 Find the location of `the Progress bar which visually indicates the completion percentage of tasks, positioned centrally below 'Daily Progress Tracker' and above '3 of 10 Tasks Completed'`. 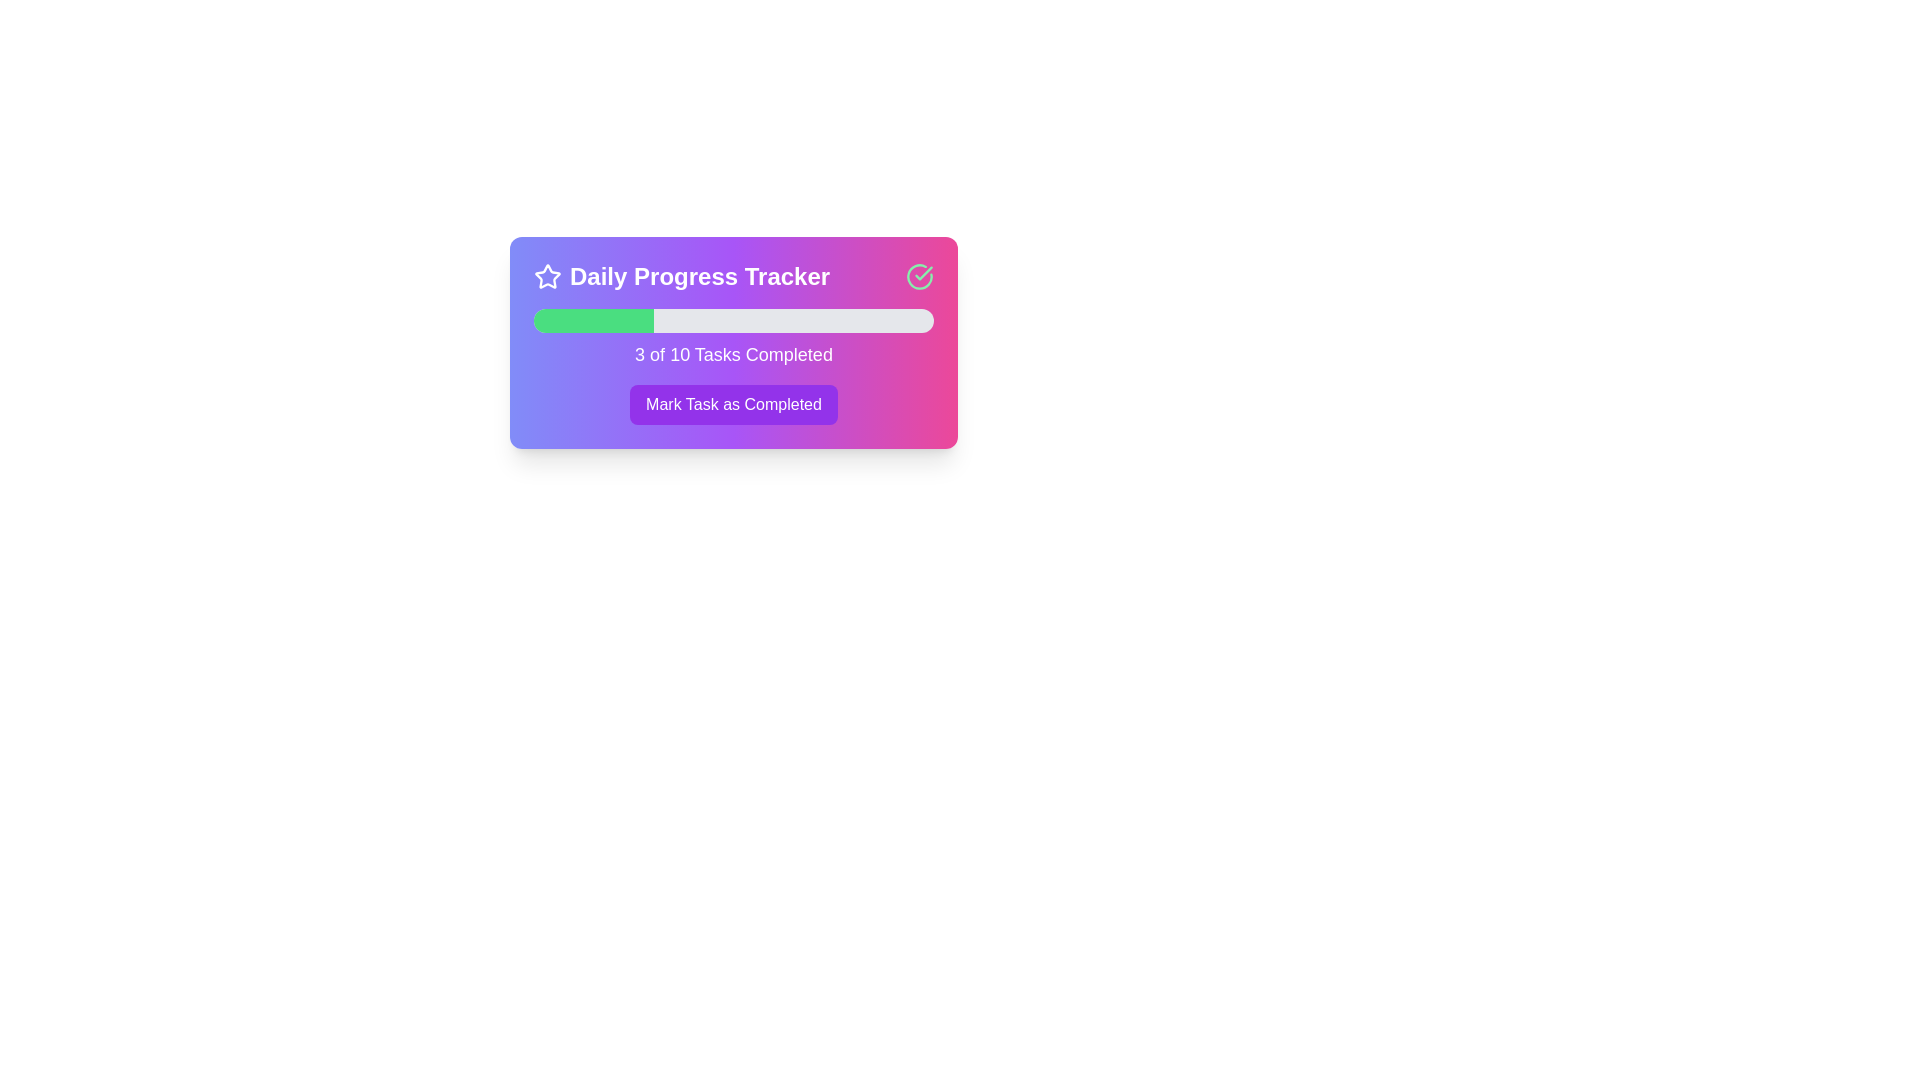

the Progress bar which visually indicates the completion percentage of tasks, positioned centrally below 'Daily Progress Tracker' and above '3 of 10 Tasks Completed' is located at coordinates (733, 319).